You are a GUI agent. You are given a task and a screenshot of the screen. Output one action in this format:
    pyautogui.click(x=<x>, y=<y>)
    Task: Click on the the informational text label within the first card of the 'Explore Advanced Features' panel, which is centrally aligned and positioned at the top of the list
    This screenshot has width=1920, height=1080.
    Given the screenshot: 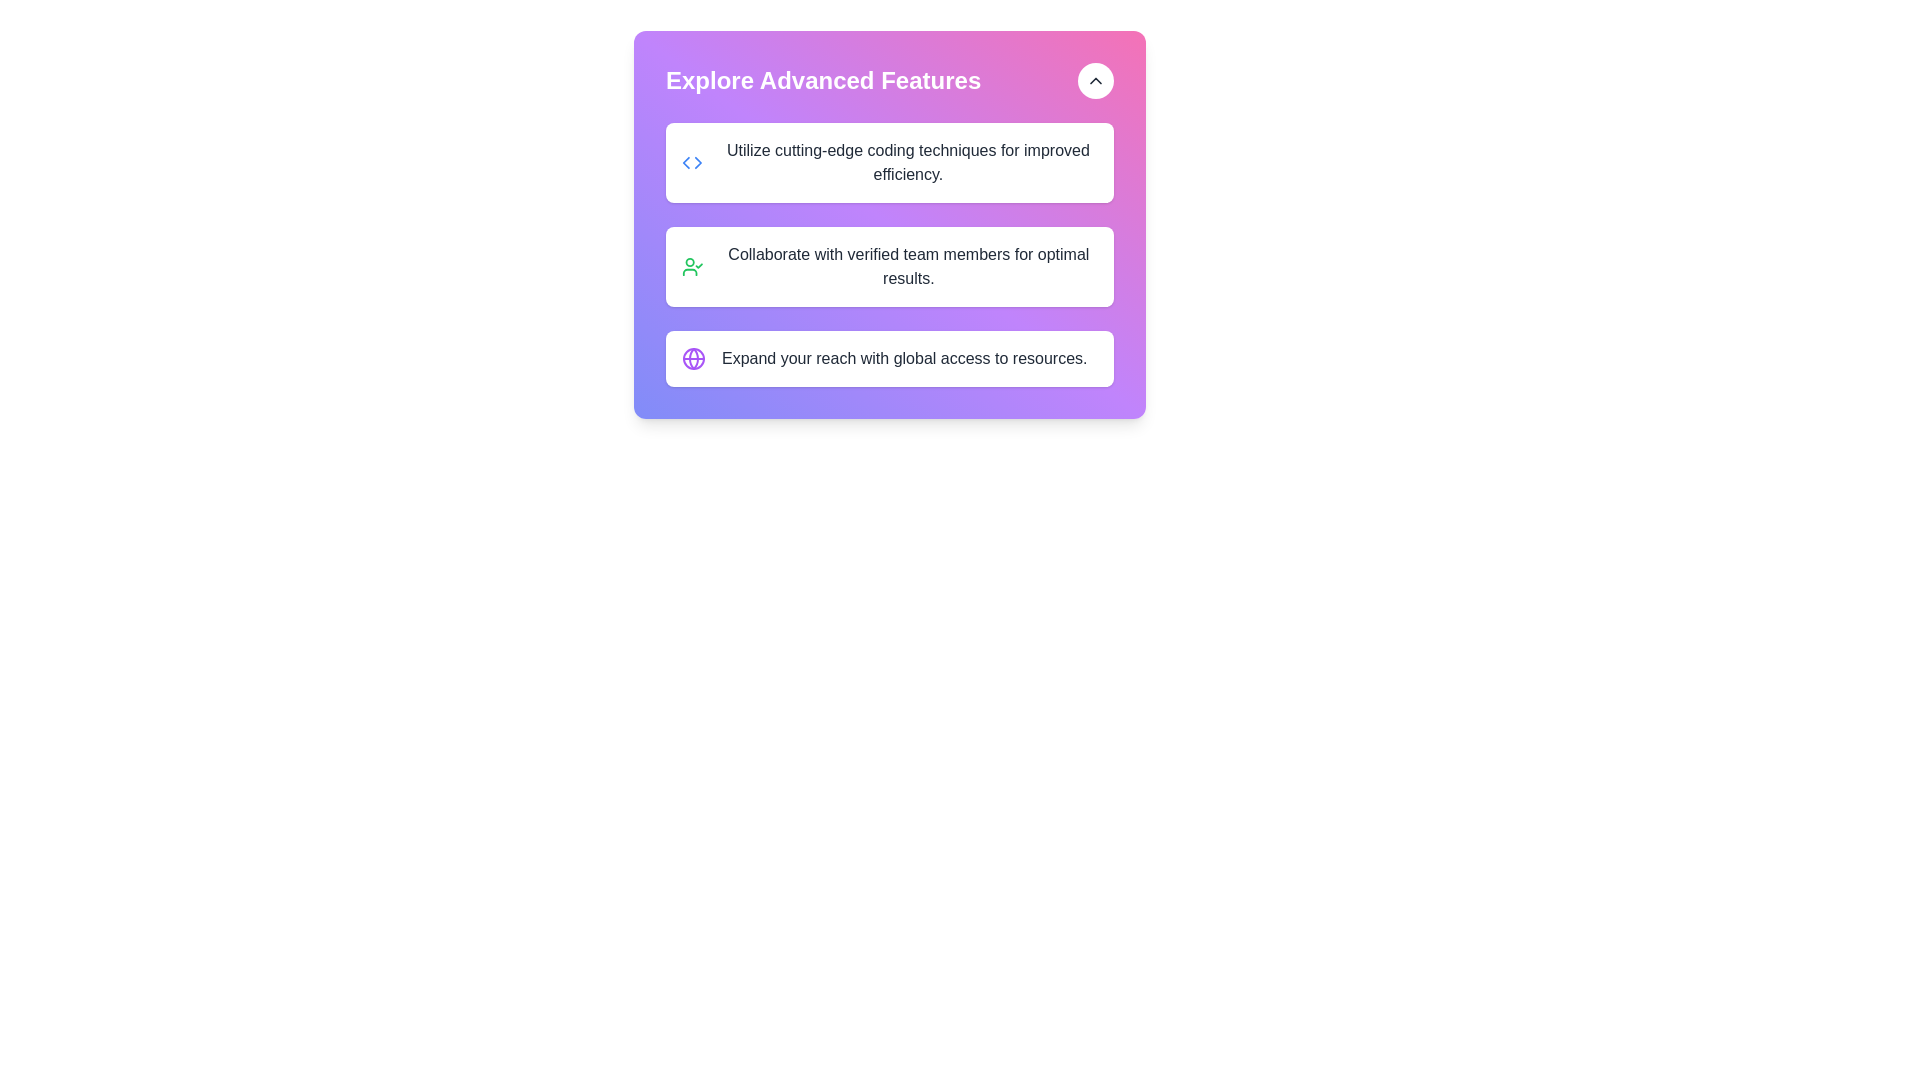 What is the action you would take?
    pyautogui.click(x=907, y=161)
    